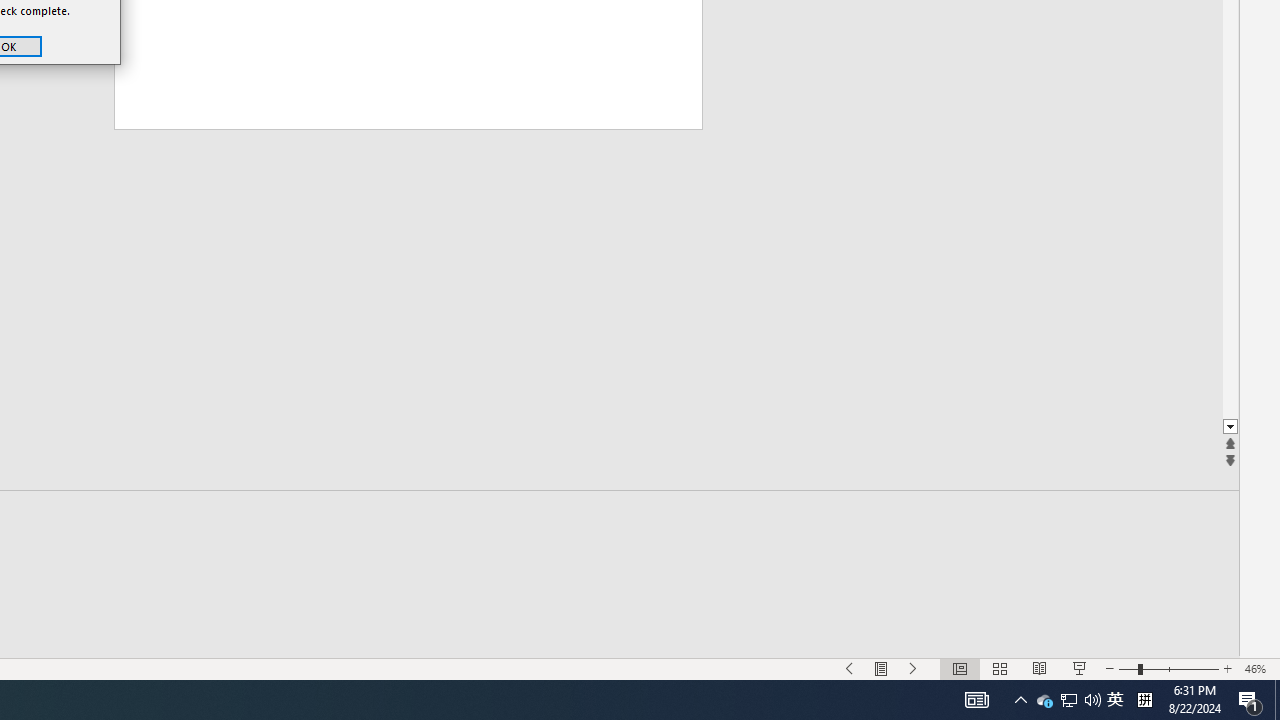 This screenshot has width=1280, height=720. Describe the element at coordinates (1000, 669) in the screenshot. I see `'Slide Sorter'` at that location.